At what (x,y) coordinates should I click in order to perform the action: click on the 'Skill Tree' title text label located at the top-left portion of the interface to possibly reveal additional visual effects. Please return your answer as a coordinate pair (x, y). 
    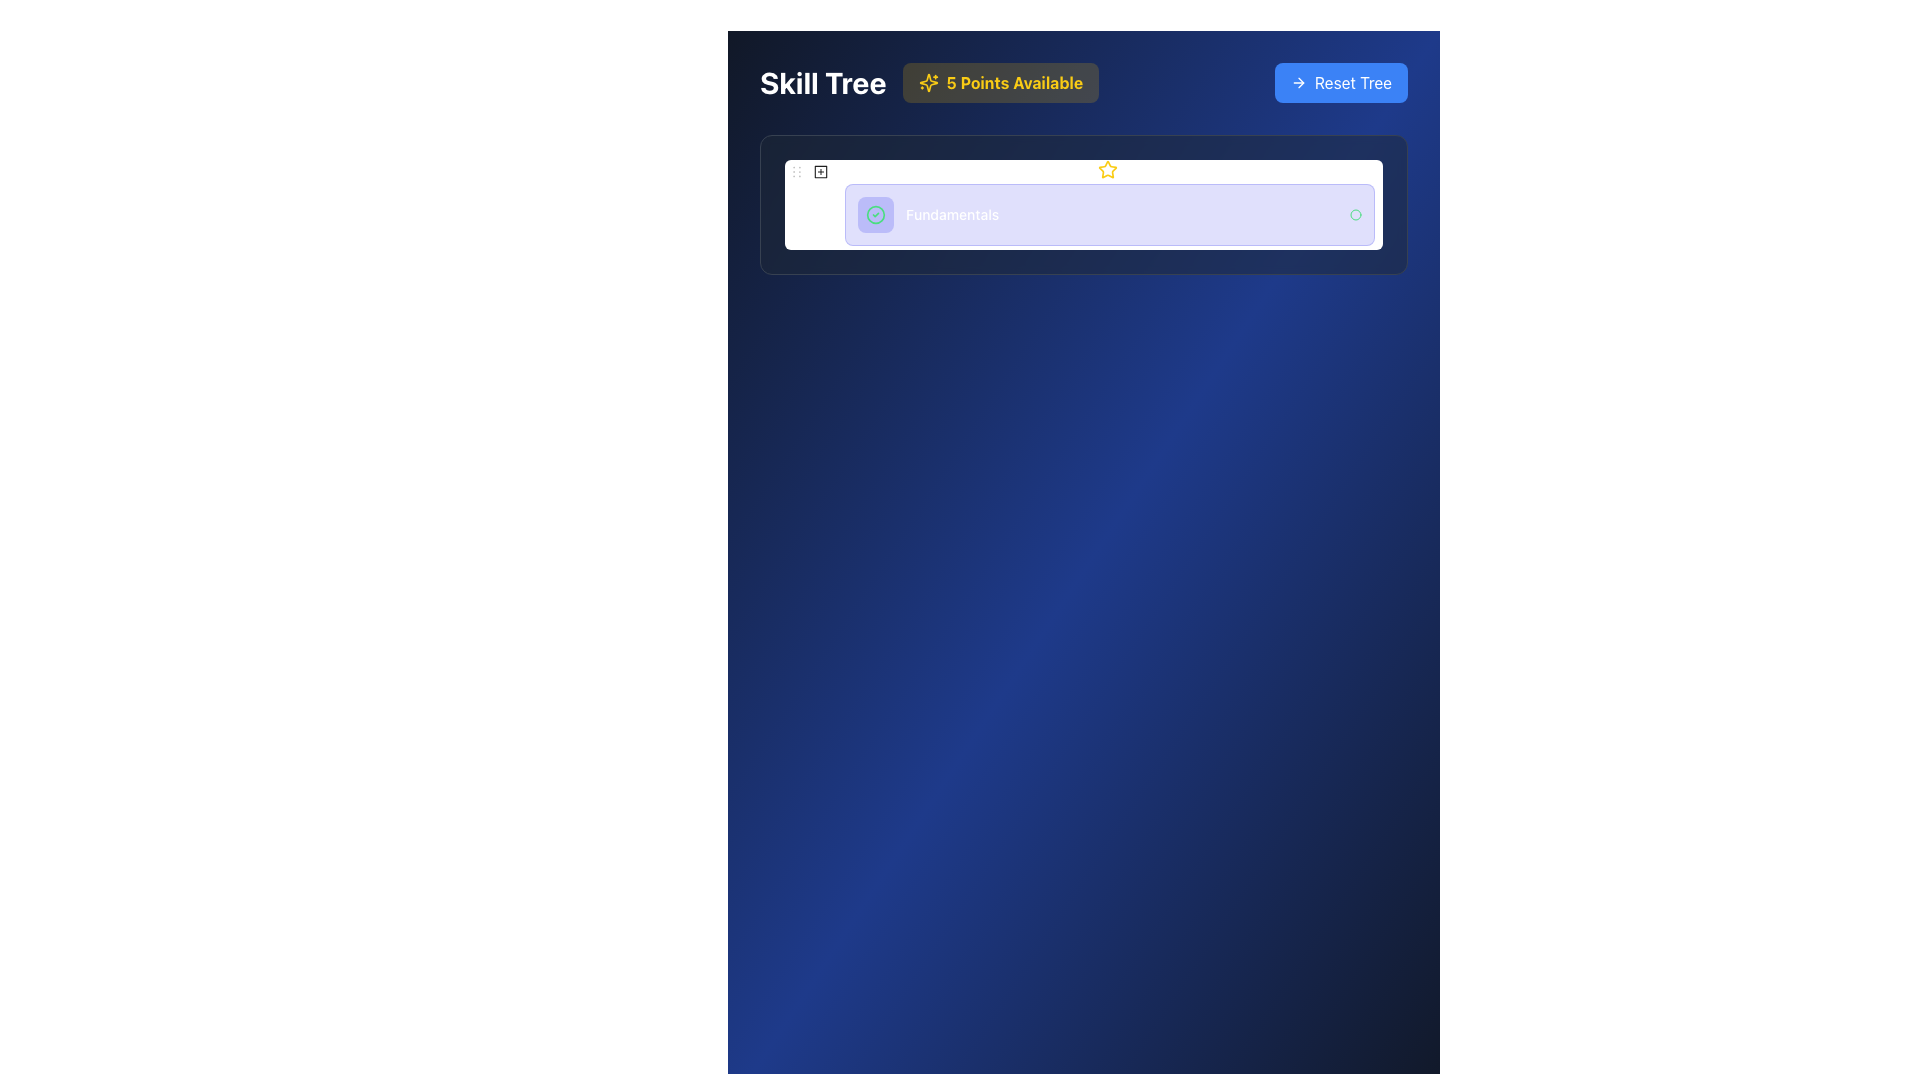
    Looking at the image, I should click on (823, 82).